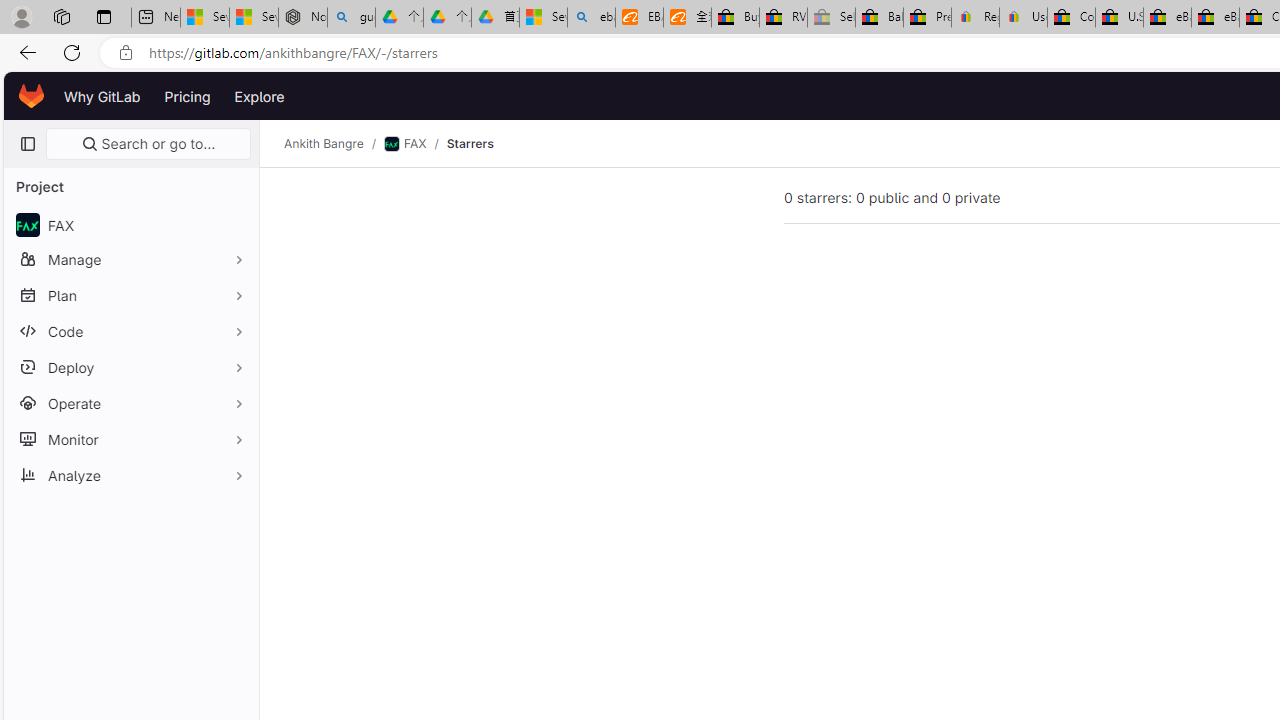  What do you see at coordinates (468, 143) in the screenshot?
I see `'Starrers'` at bounding box center [468, 143].